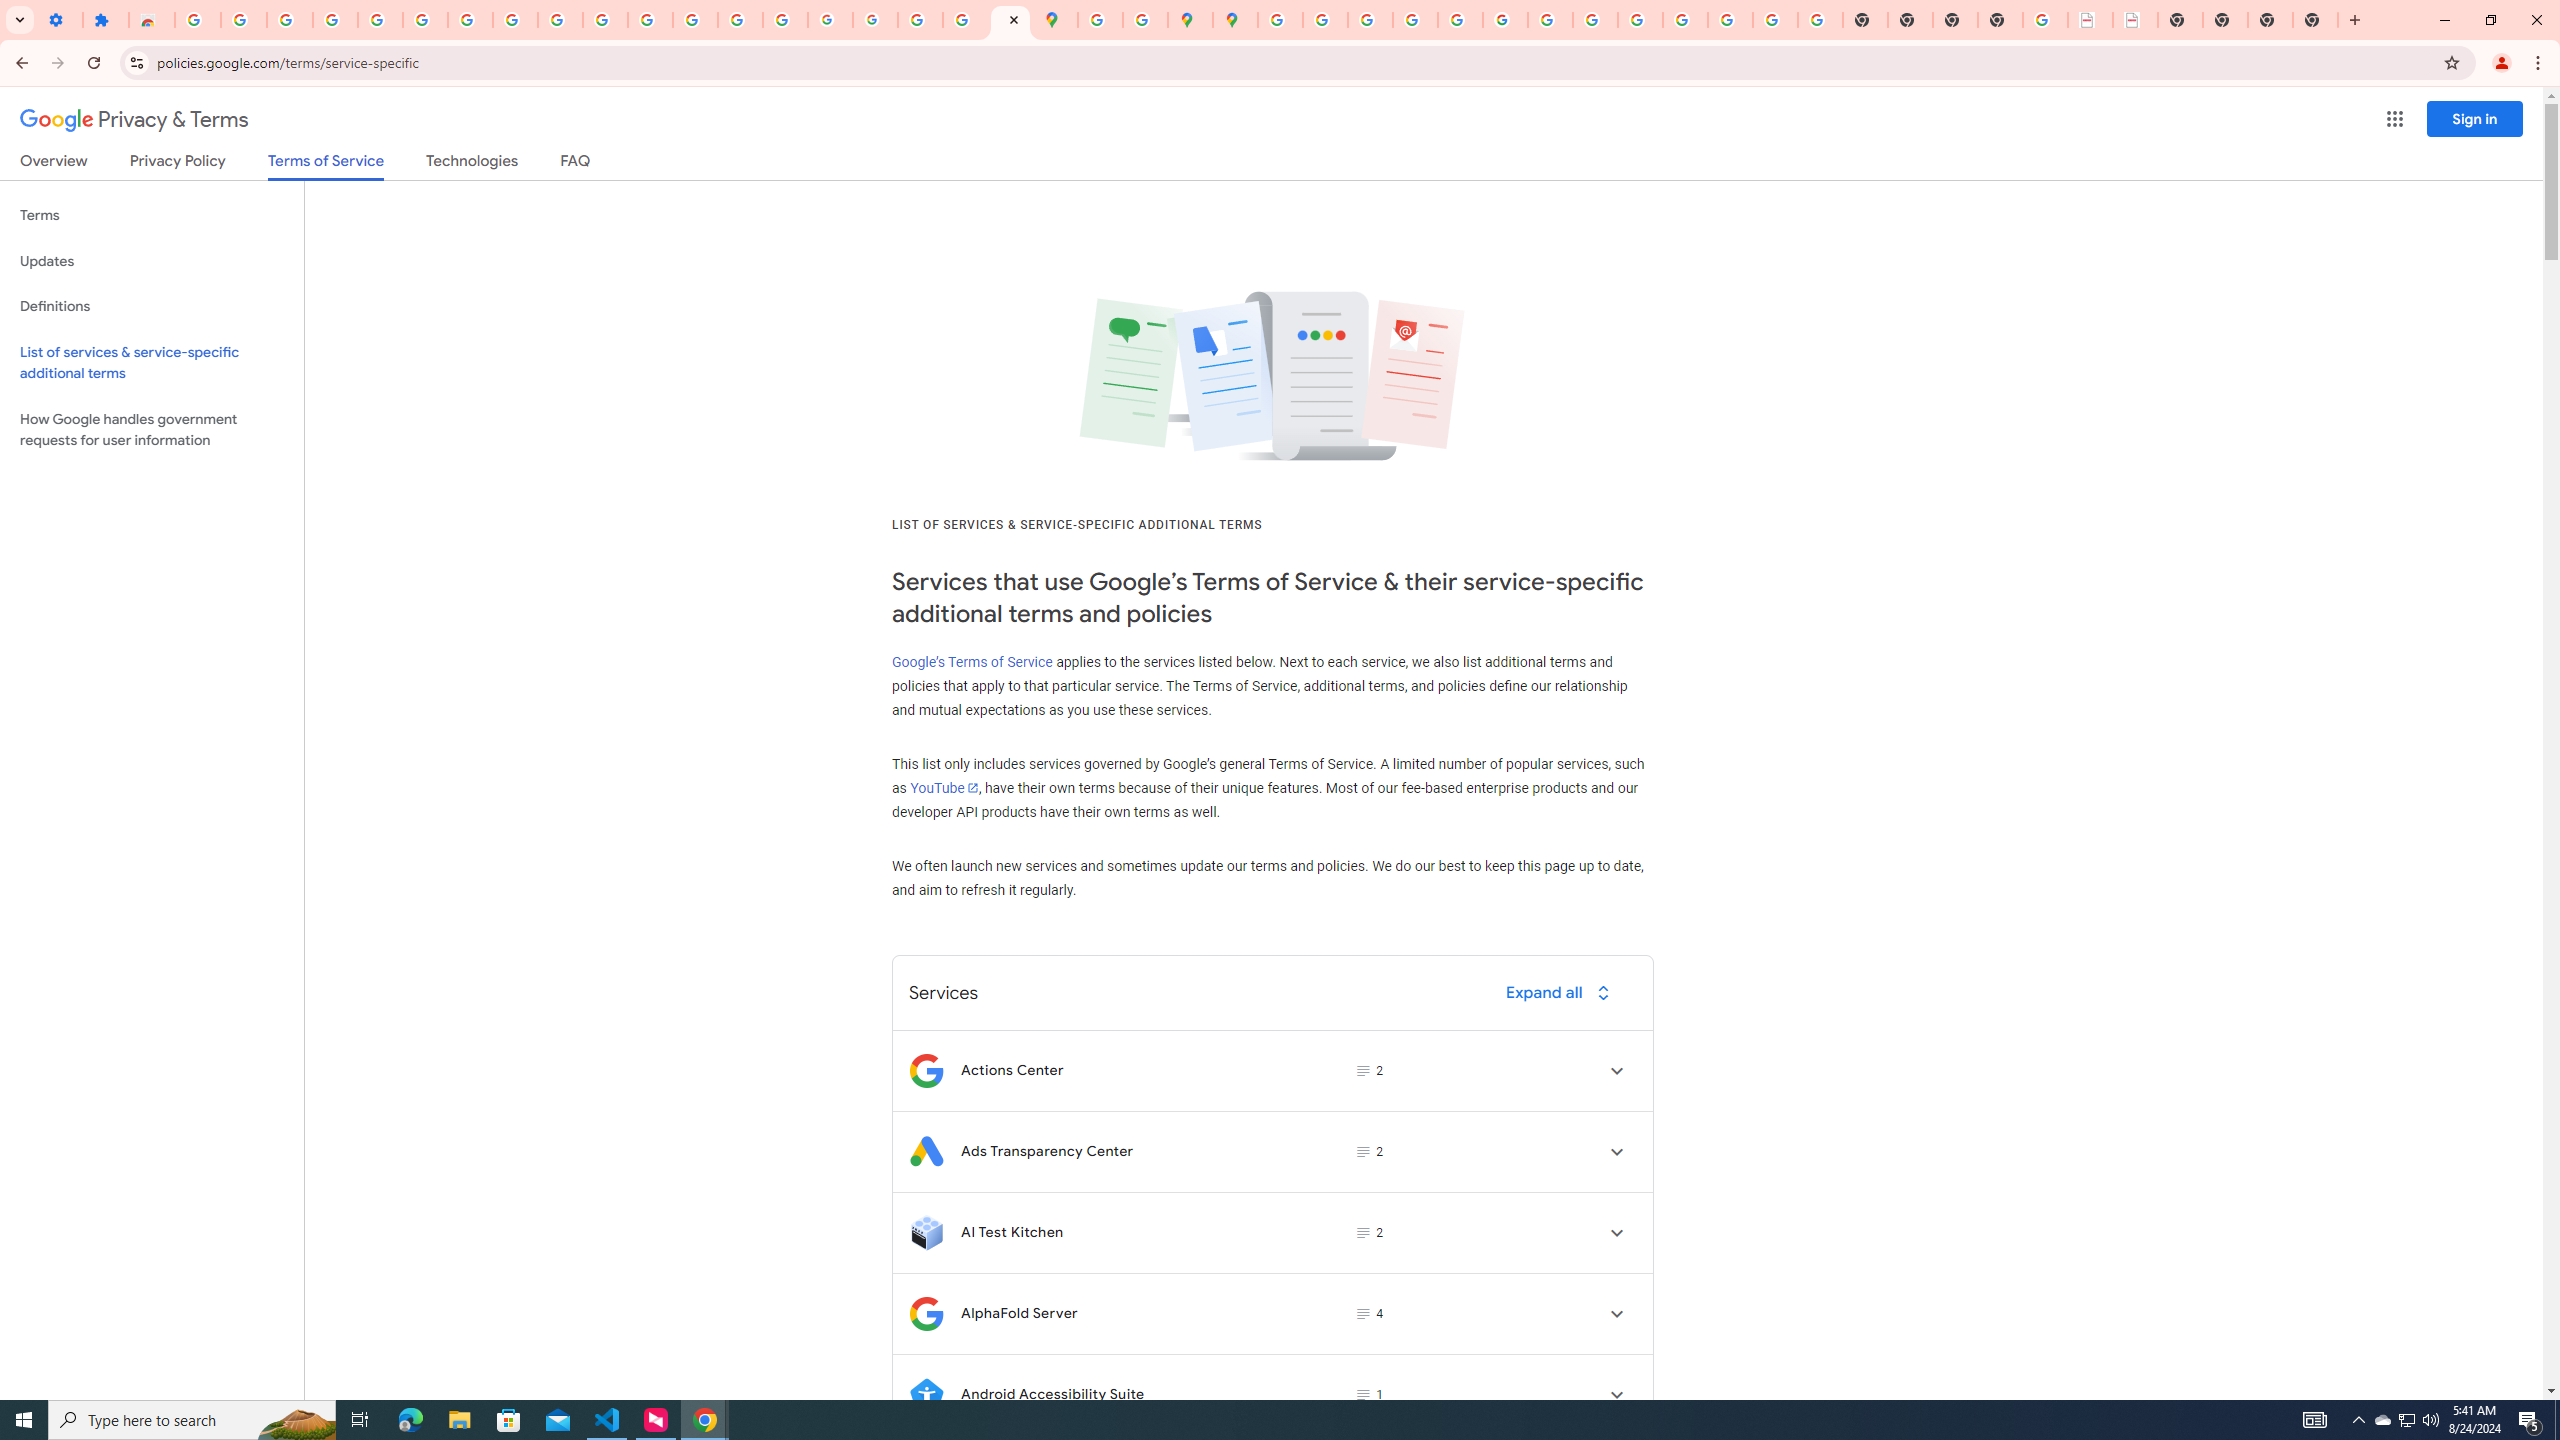 The width and height of the screenshot is (2560, 1440). What do you see at coordinates (151, 428) in the screenshot?
I see `'How Google handles government requests for user information'` at bounding box center [151, 428].